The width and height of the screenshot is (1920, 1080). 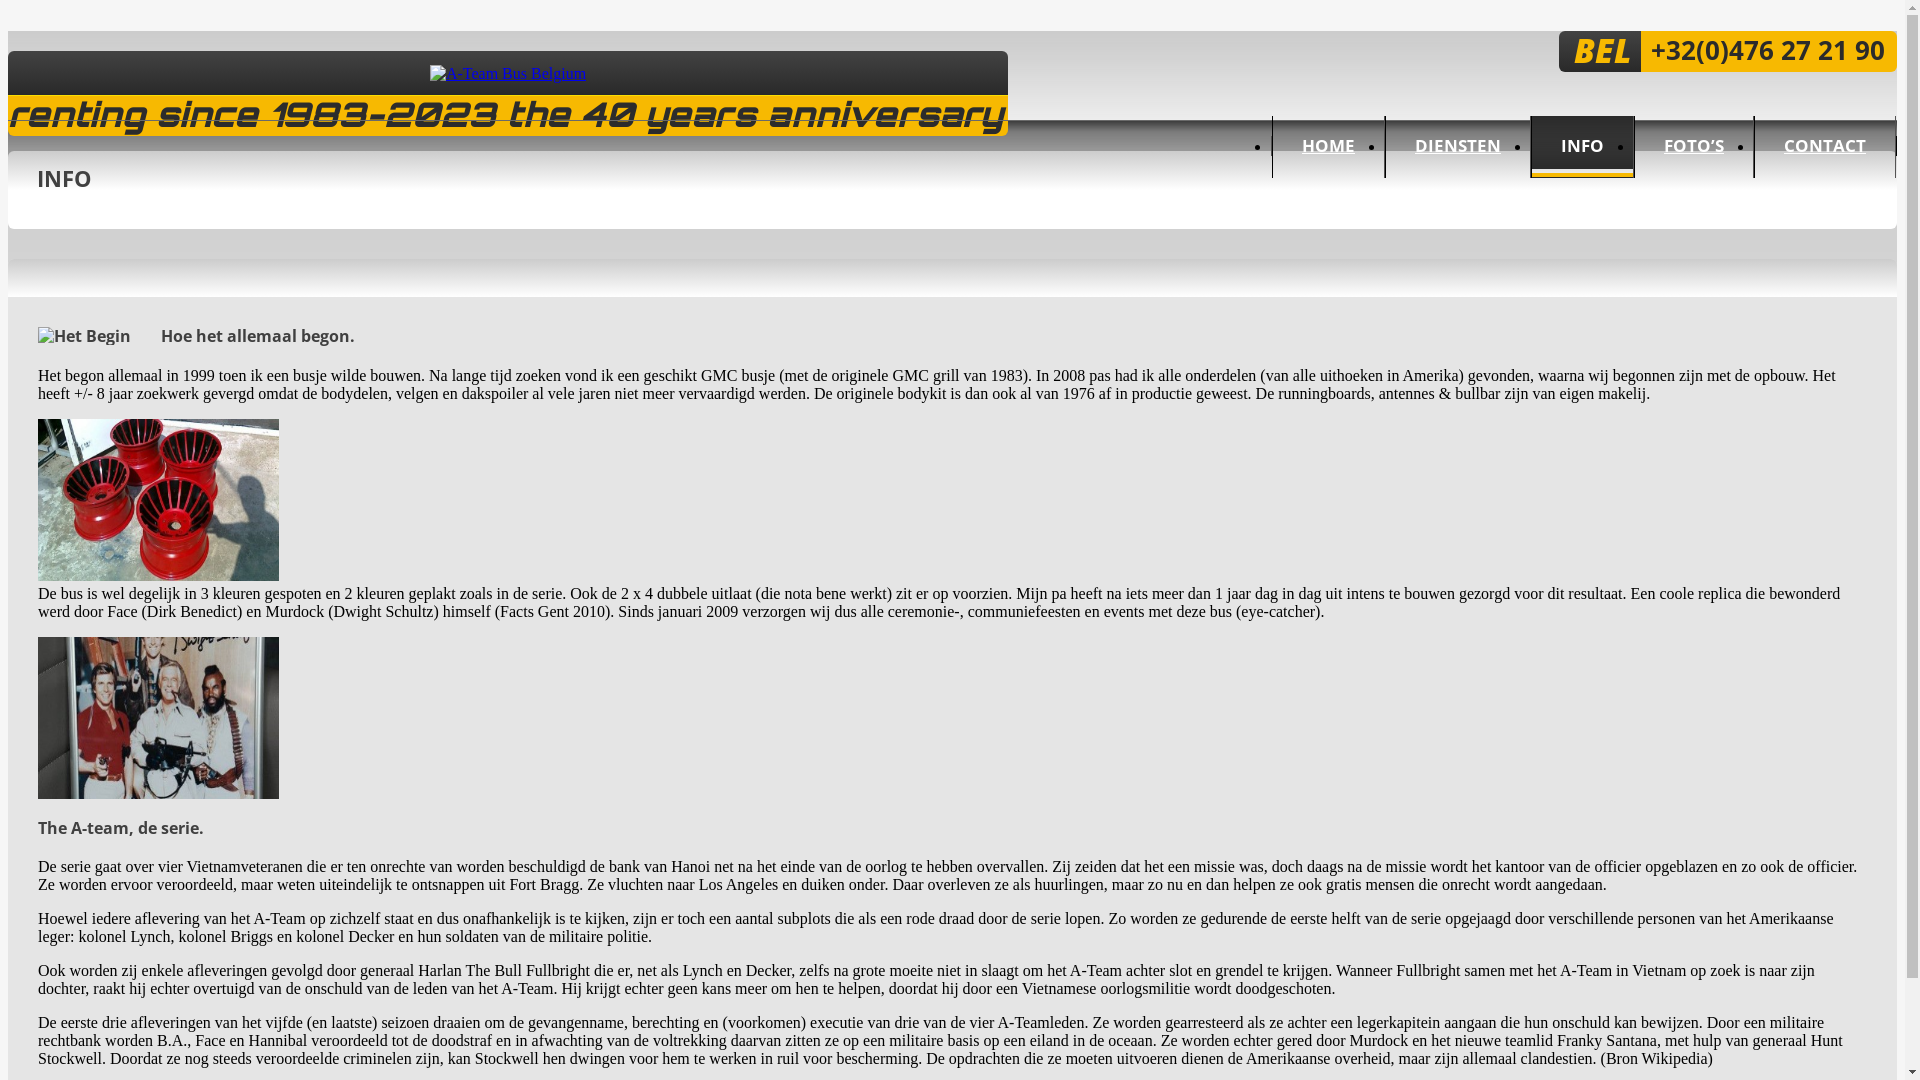 What do you see at coordinates (1328, 145) in the screenshot?
I see `'HOME'` at bounding box center [1328, 145].